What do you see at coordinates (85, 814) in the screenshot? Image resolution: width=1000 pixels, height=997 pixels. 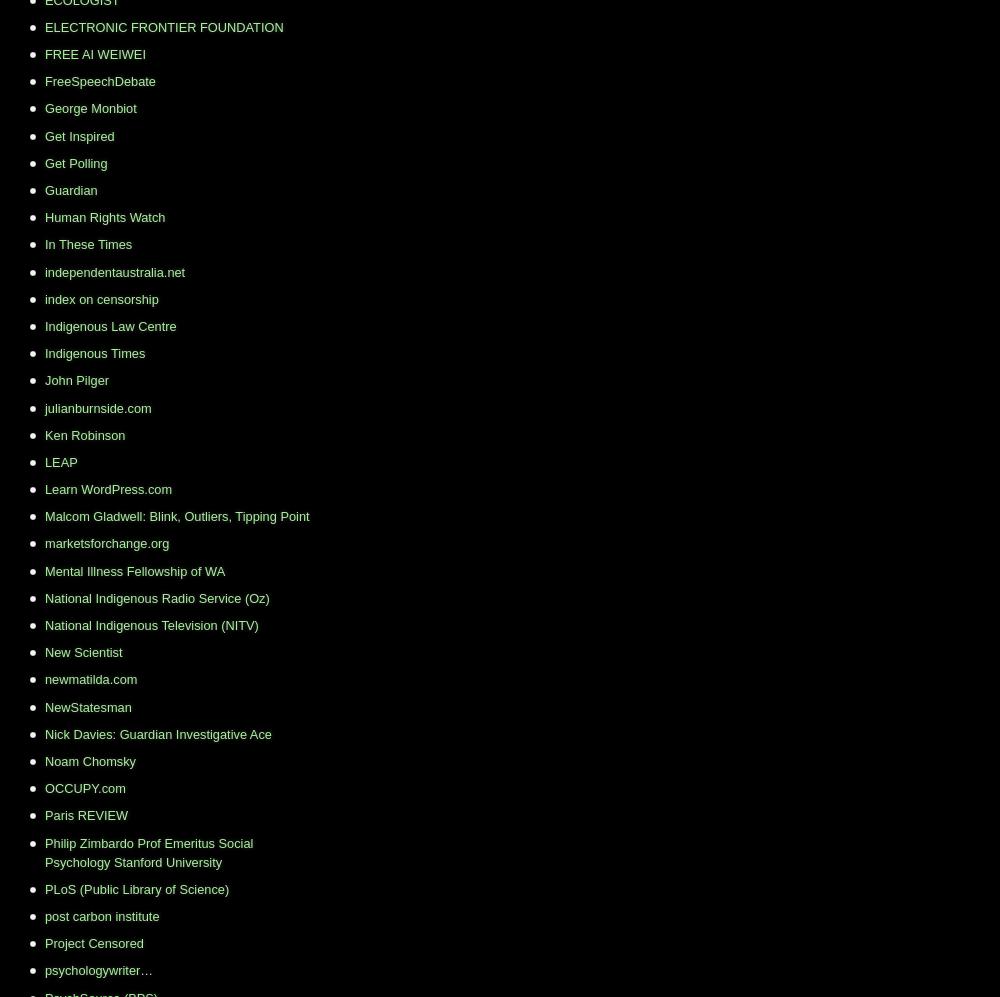 I see `'Paris REVIEW'` at bounding box center [85, 814].